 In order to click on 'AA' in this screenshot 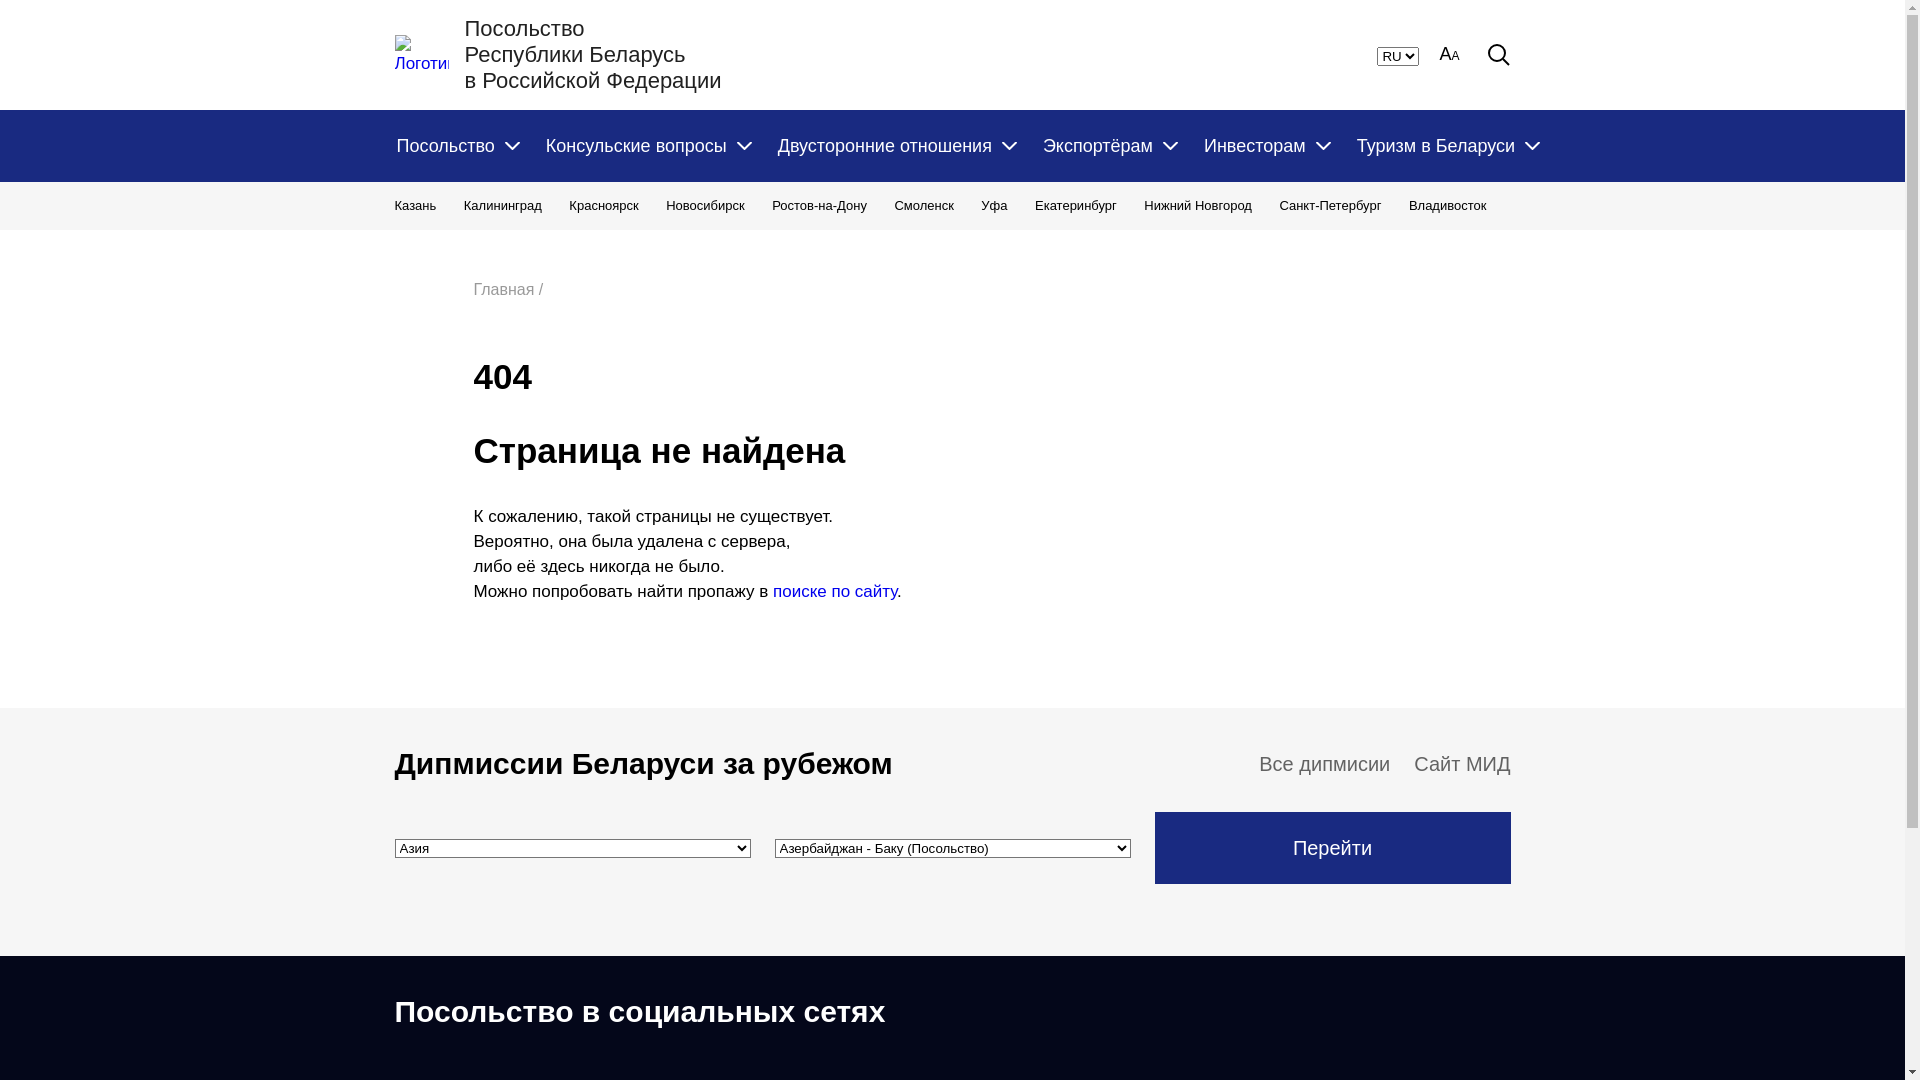, I will do `click(1449, 53)`.